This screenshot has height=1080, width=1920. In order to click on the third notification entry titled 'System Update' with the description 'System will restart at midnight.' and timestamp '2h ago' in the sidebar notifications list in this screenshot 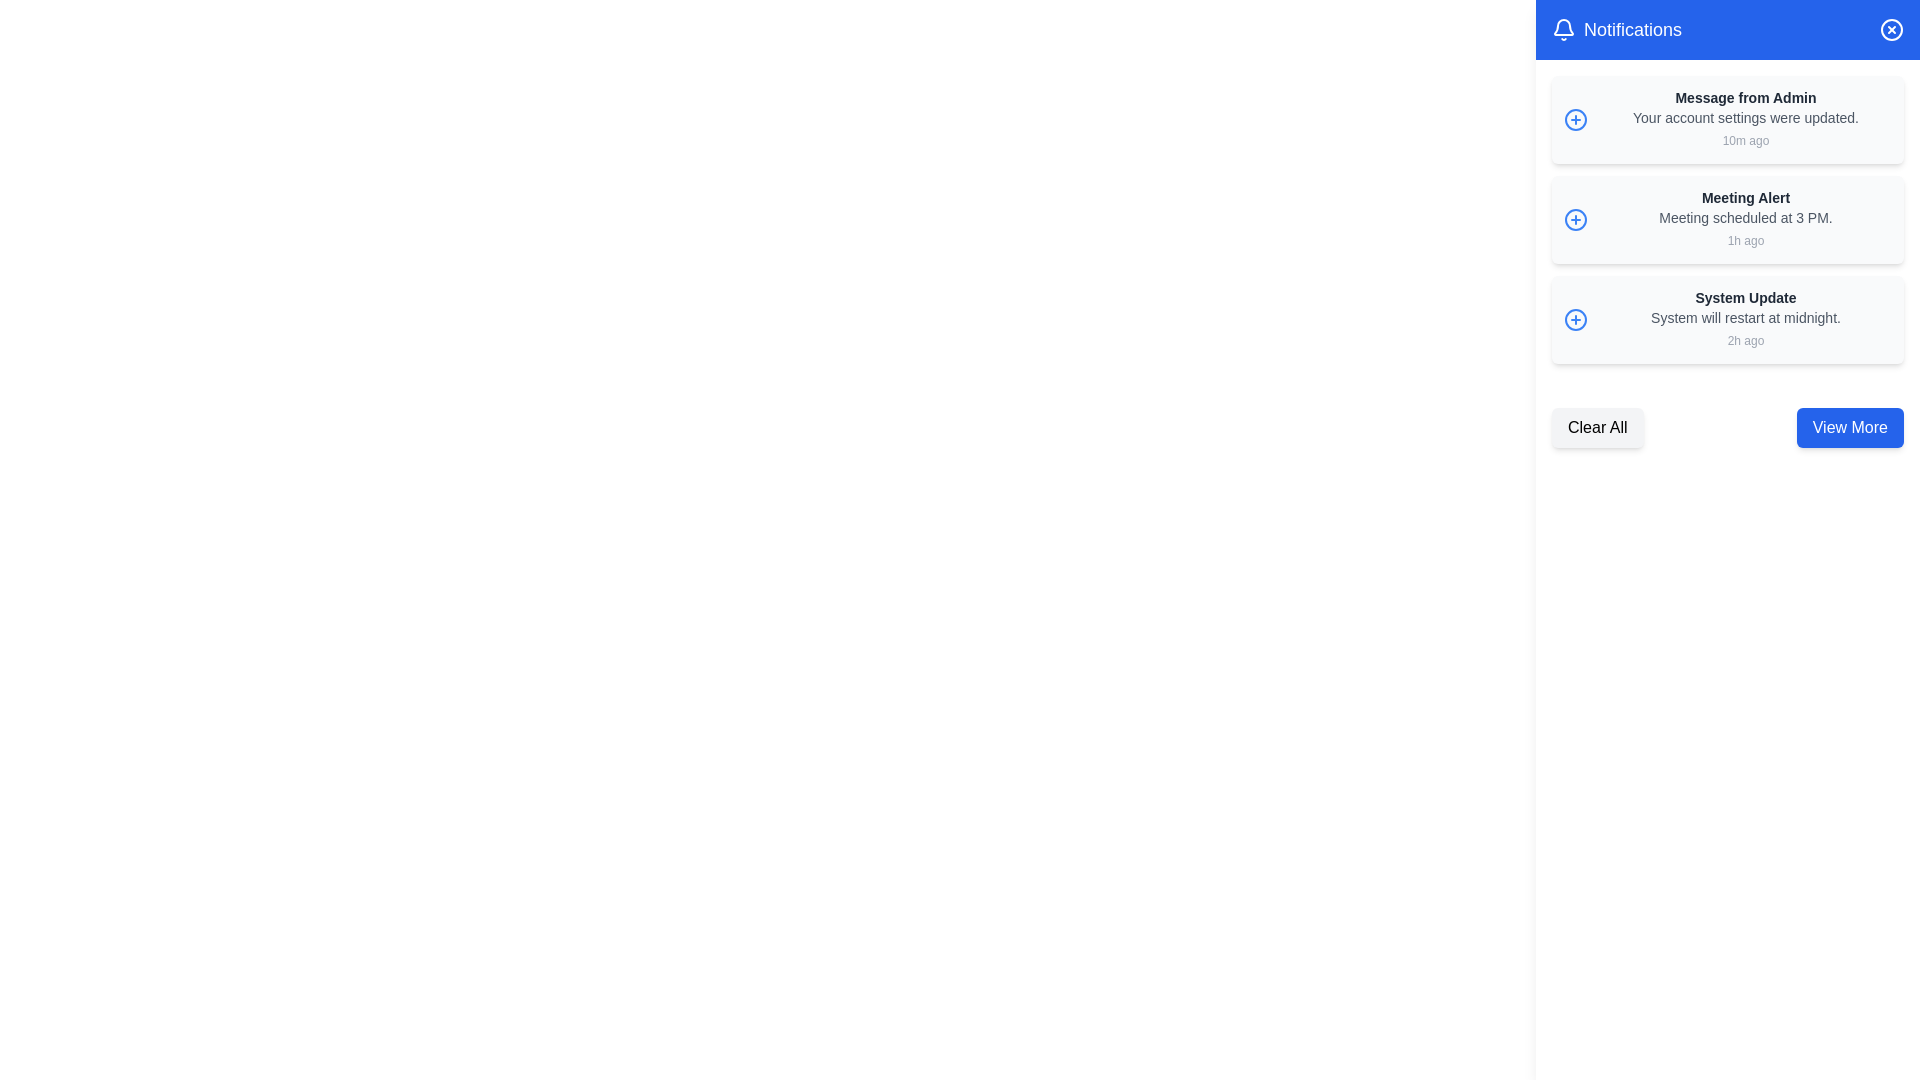, I will do `click(1745, 319)`.